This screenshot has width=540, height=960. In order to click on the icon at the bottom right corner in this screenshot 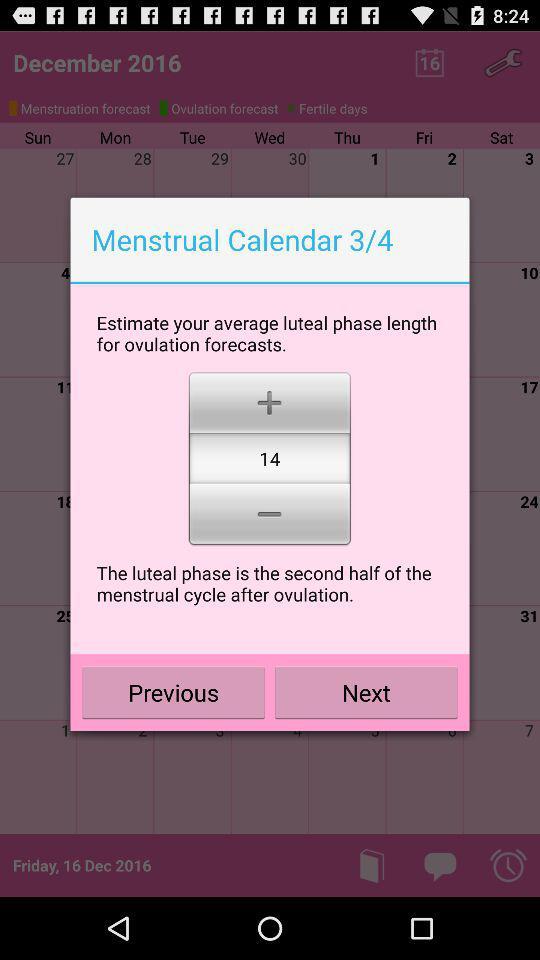, I will do `click(365, 692)`.